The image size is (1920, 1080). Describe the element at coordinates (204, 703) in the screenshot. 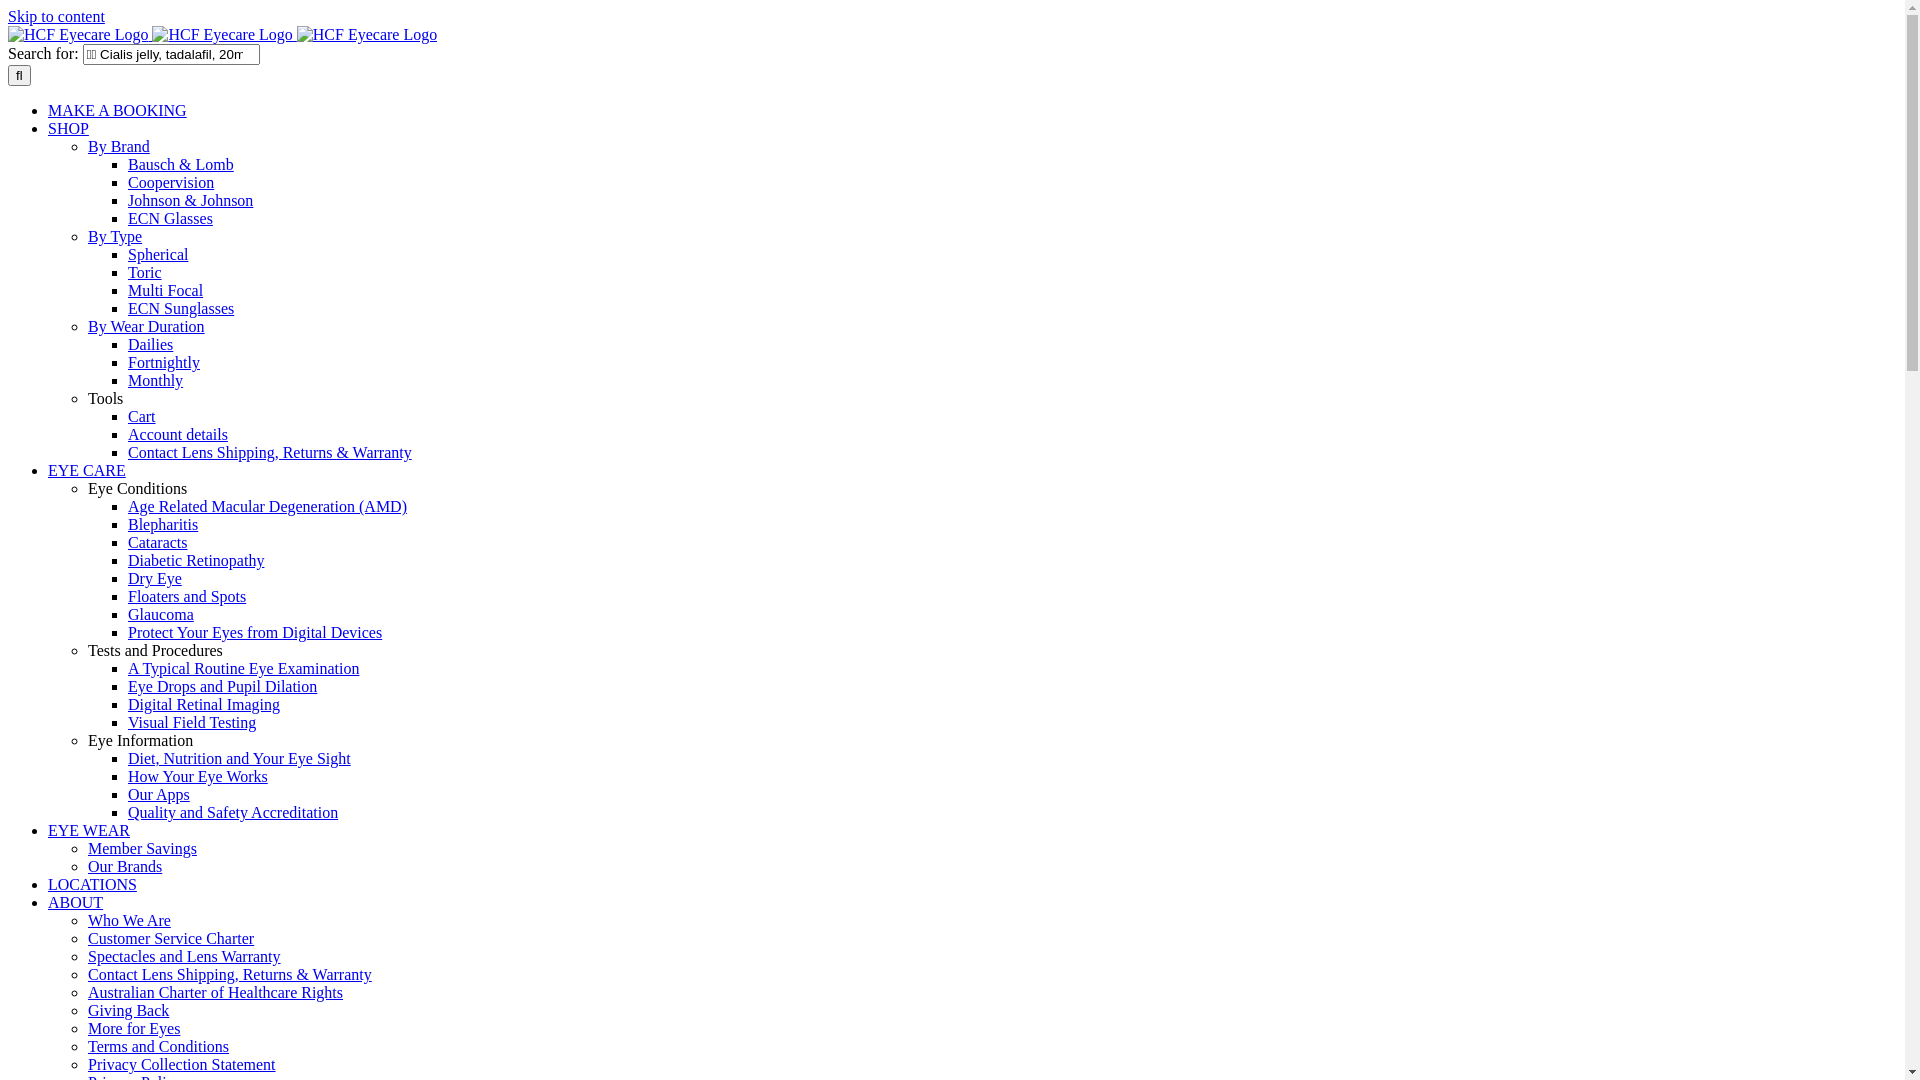

I see `'Digital Retinal Imaging'` at that location.